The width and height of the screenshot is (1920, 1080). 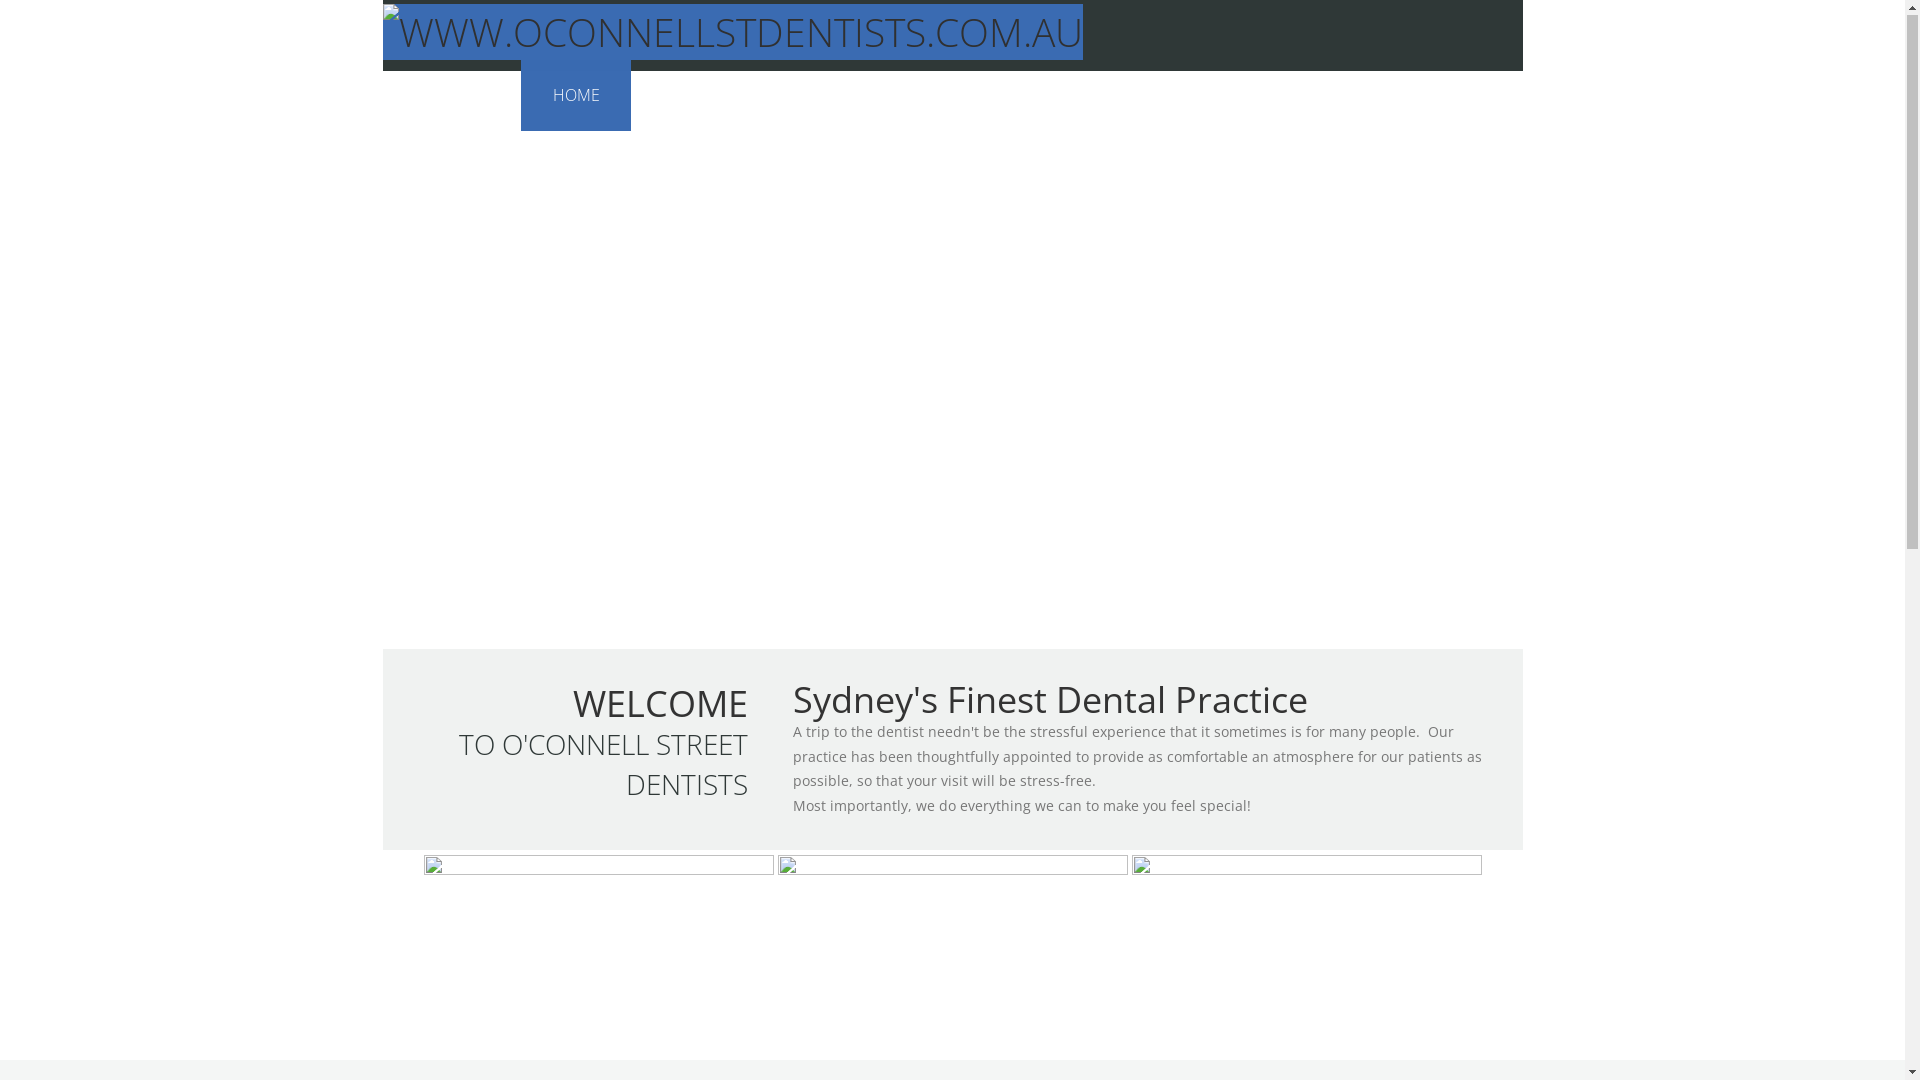 What do you see at coordinates (1085, 96) in the screenshot?
I see `'WHAT WE PROVIDE'` at bounding box center [1085, 96].